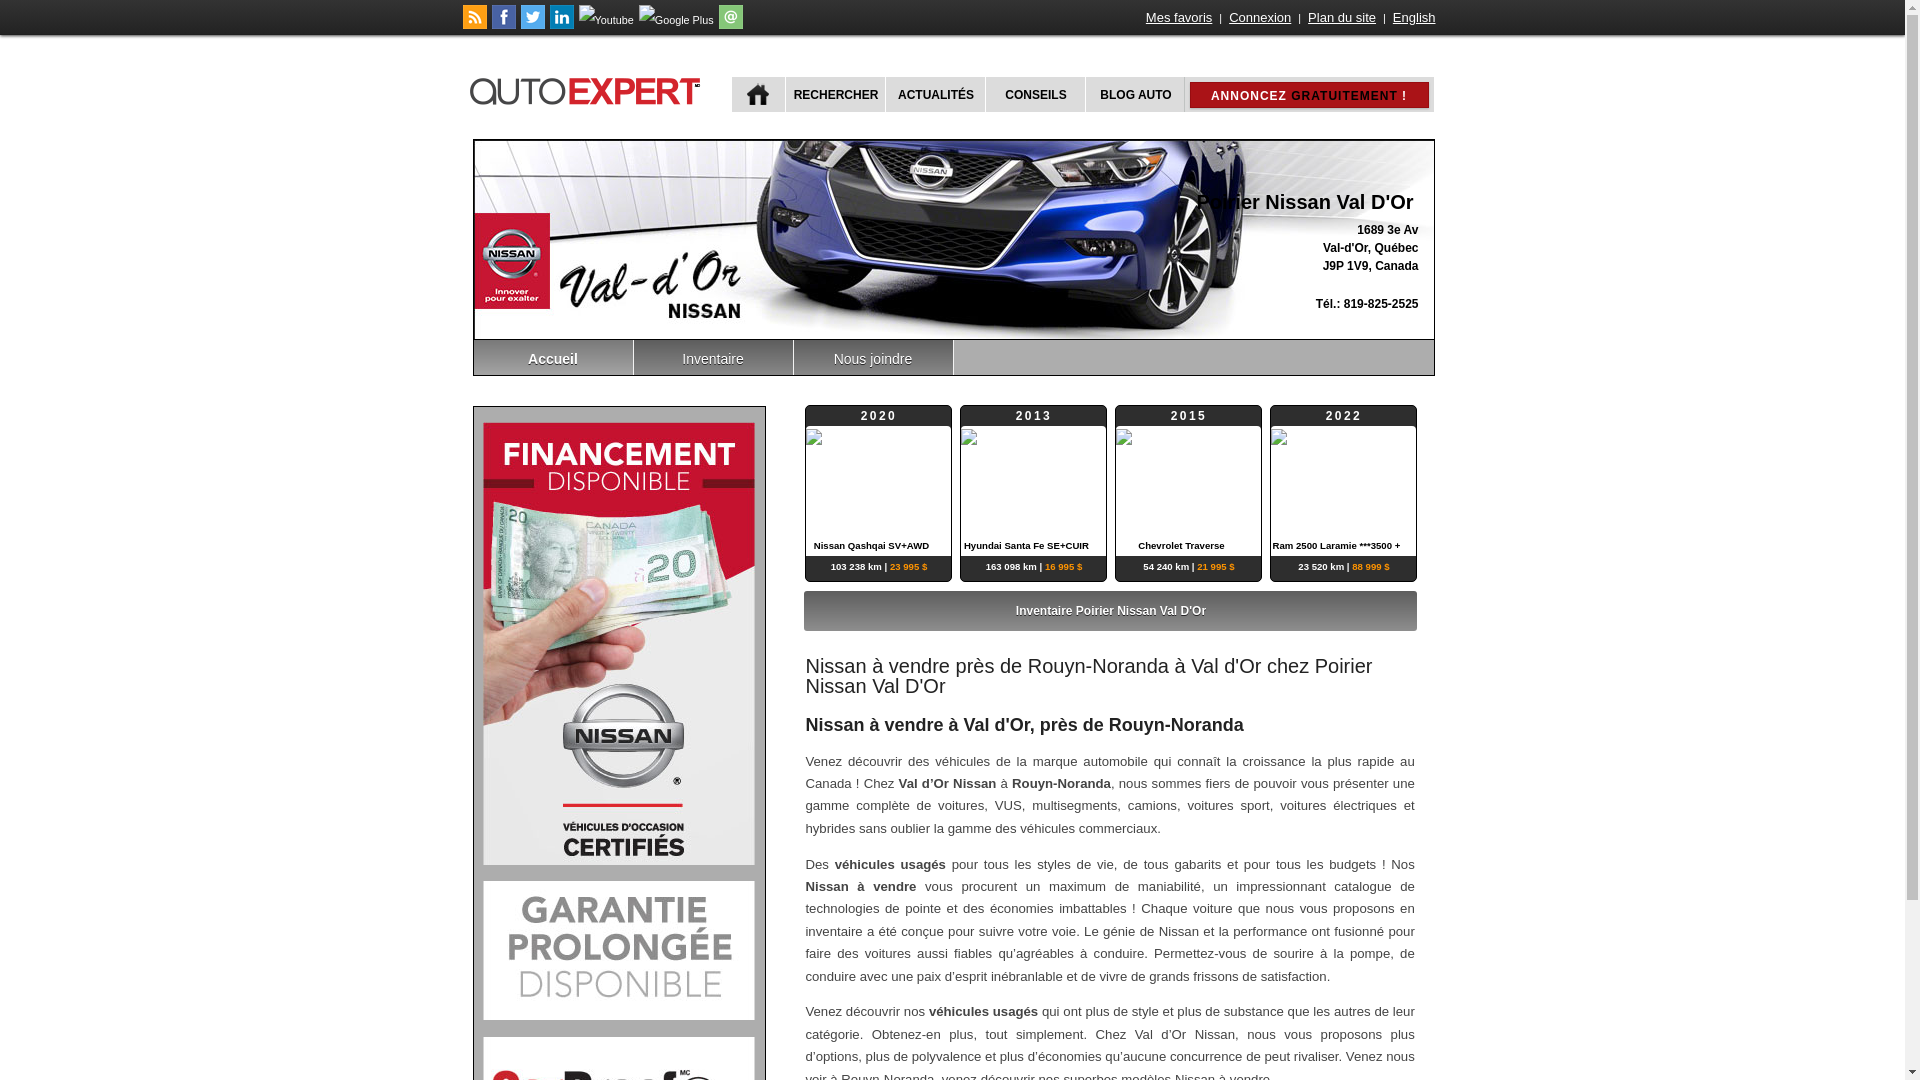 This screenshot has width=1920, height=1080. Describe the element at coordinates (1342, 17) in the screenshot. I see `'Plan du site'` at that location.